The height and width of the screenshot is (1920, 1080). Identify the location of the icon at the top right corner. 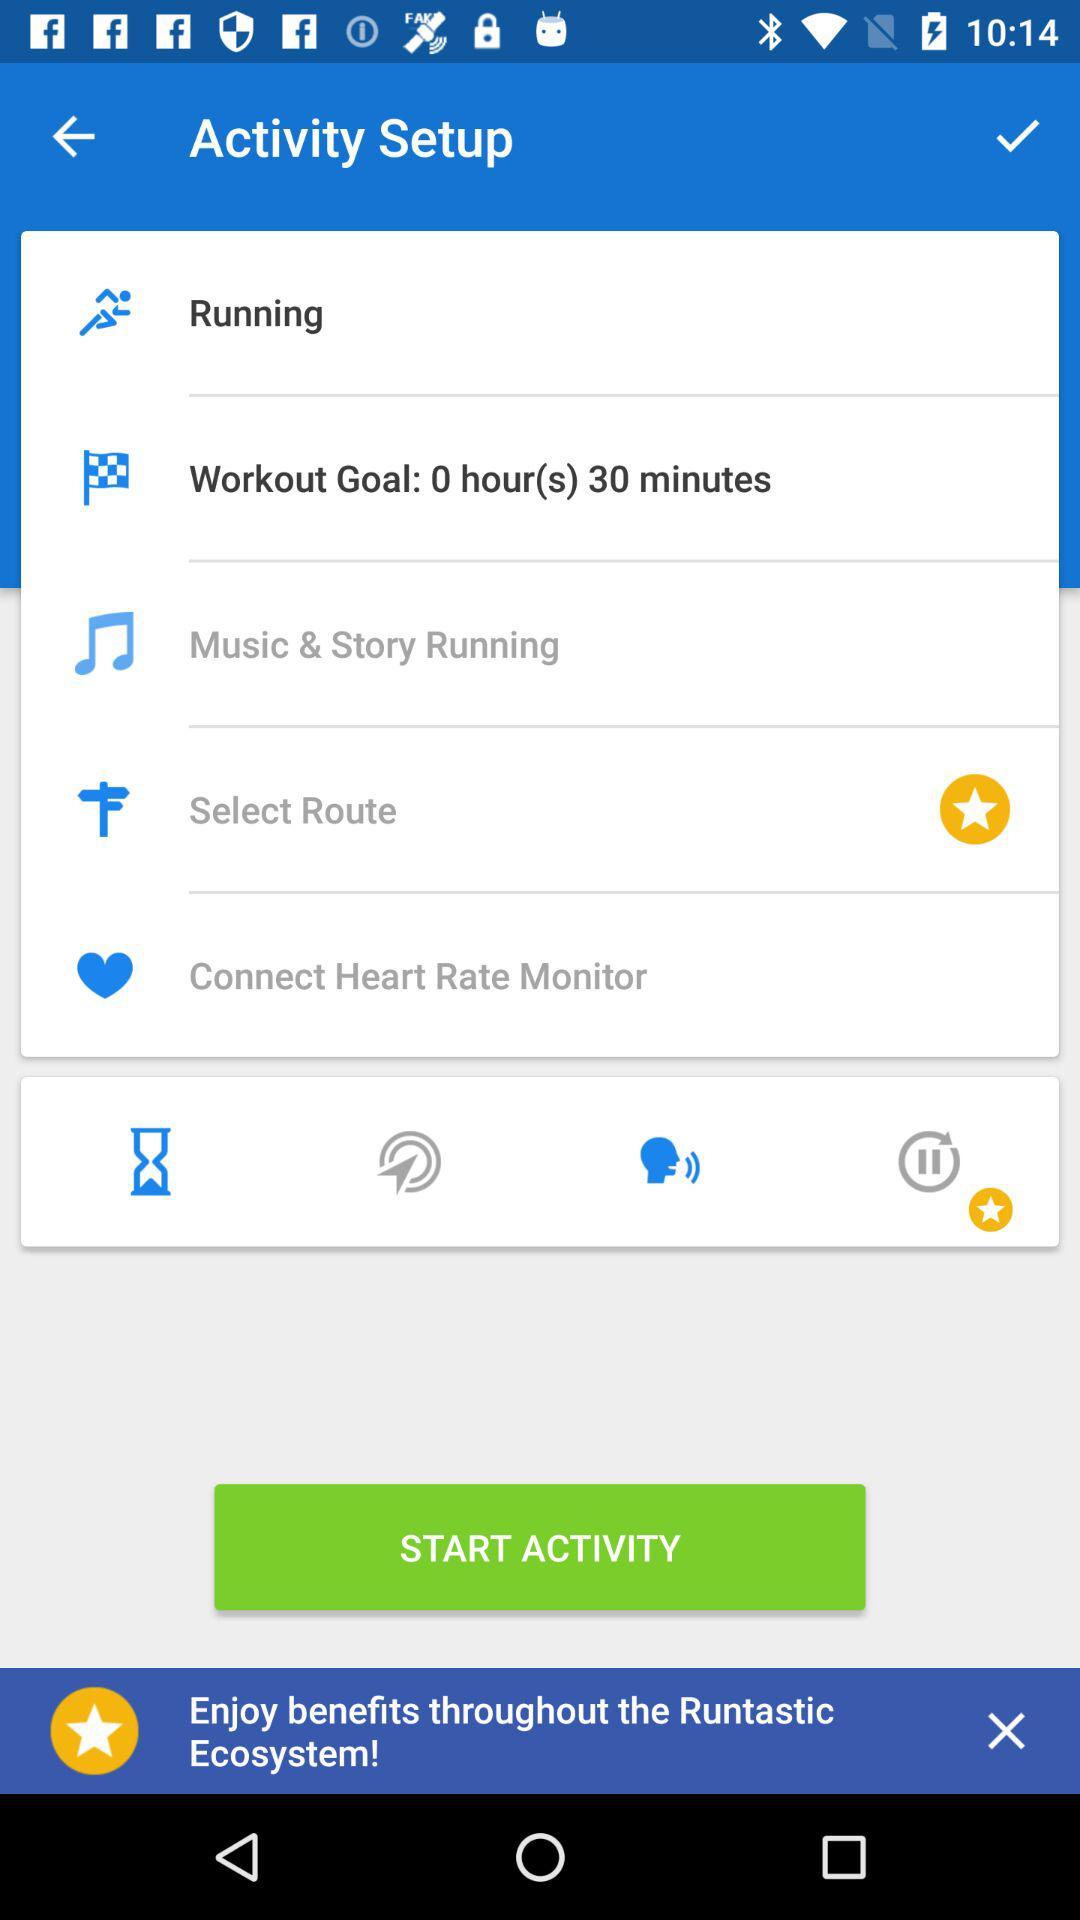
(1017, 135).